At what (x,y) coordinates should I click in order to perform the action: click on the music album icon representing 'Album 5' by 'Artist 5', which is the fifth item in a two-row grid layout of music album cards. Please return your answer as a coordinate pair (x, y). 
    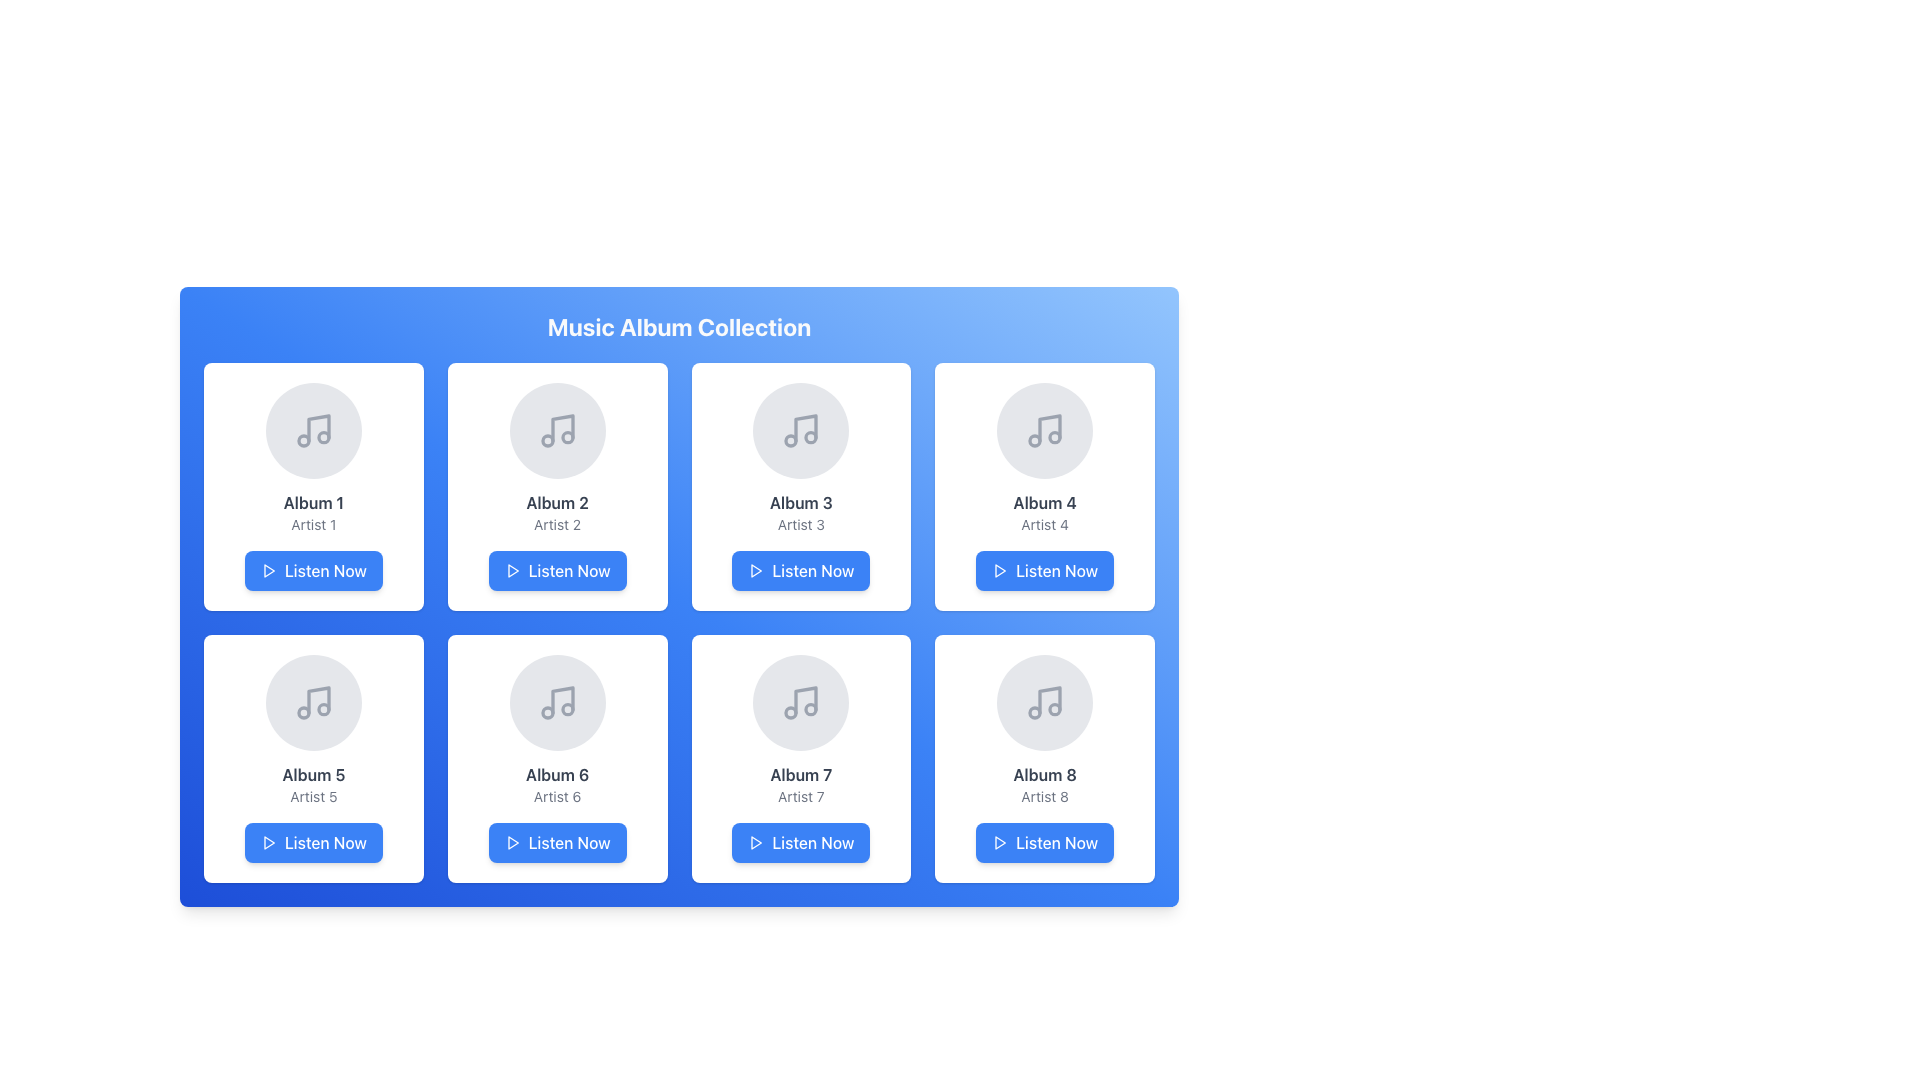
    Looking at the image, I should click on (312, 701).